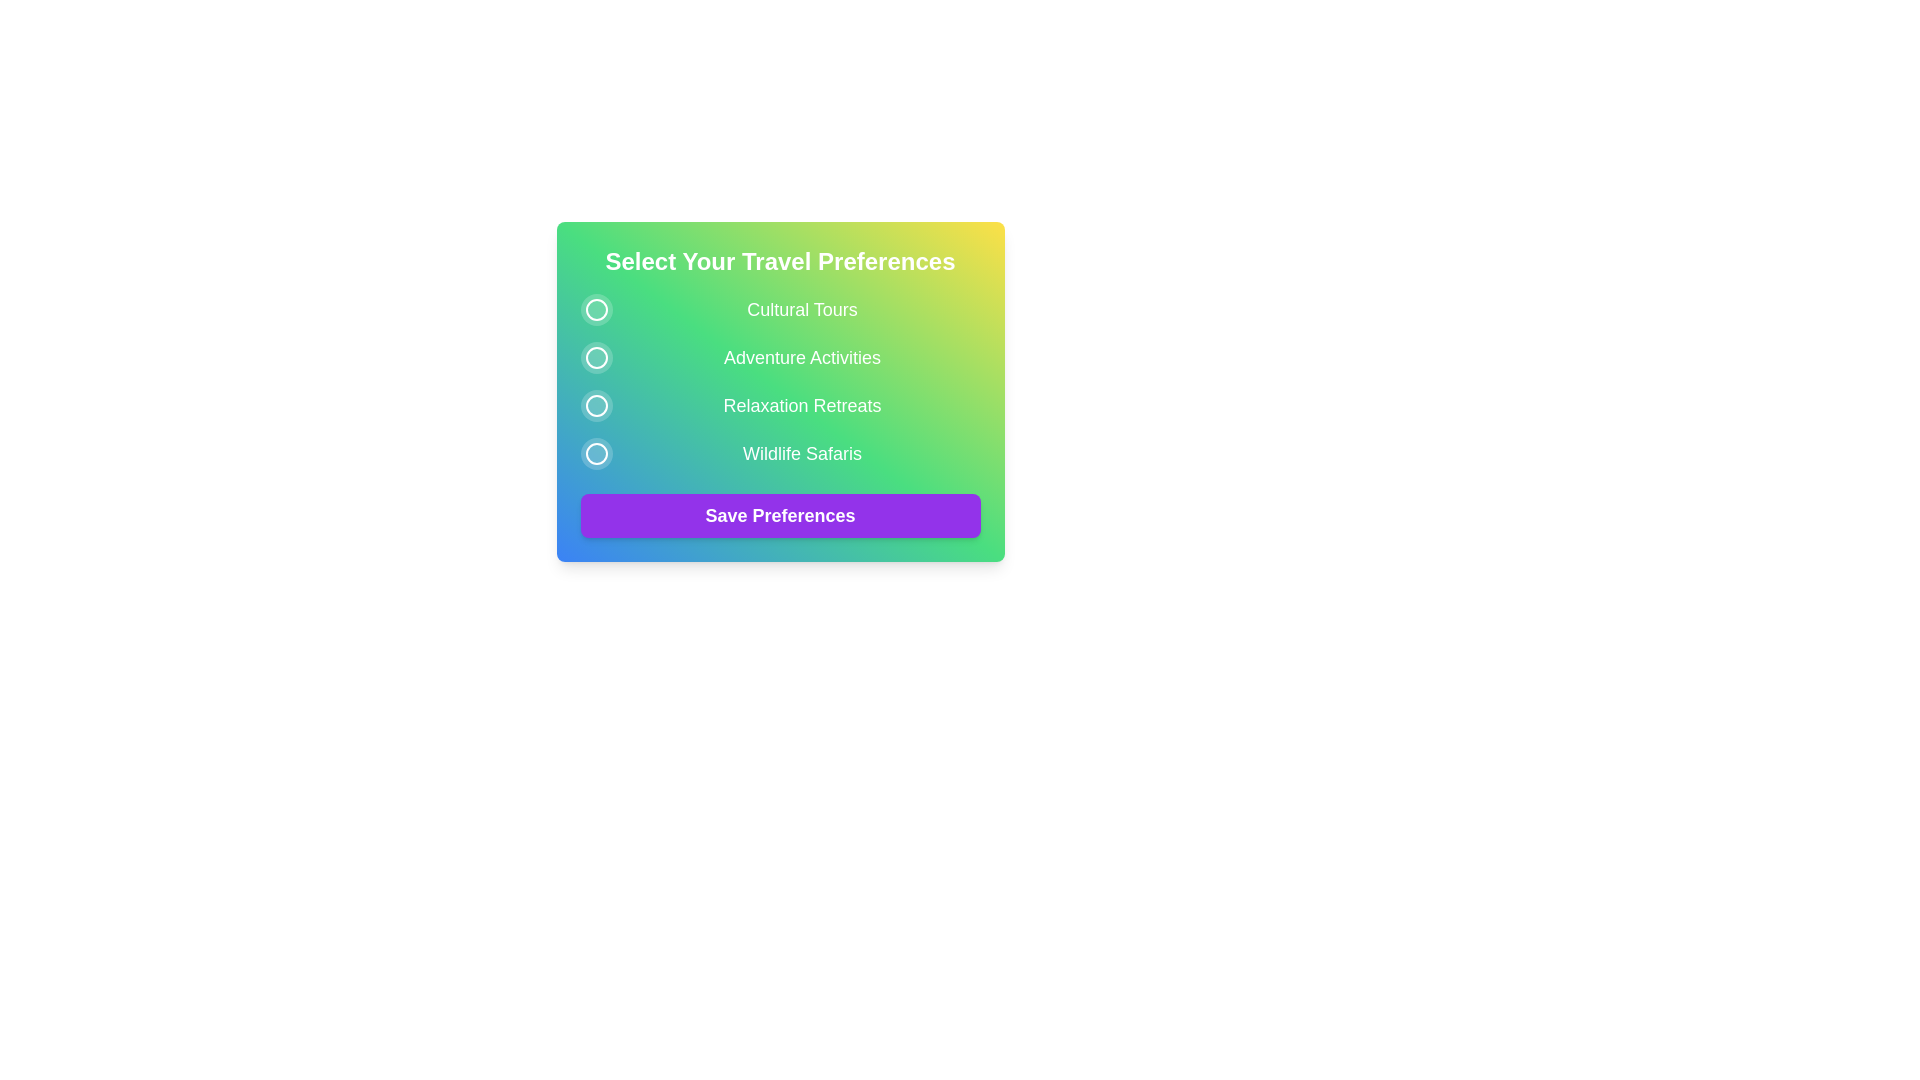 This screenshot has height=1080, width=1920. Describe the element at coordinates (595, 405) in the screenshot. I see `the button corresponding to the preference Relaxation Retreats` at that location.